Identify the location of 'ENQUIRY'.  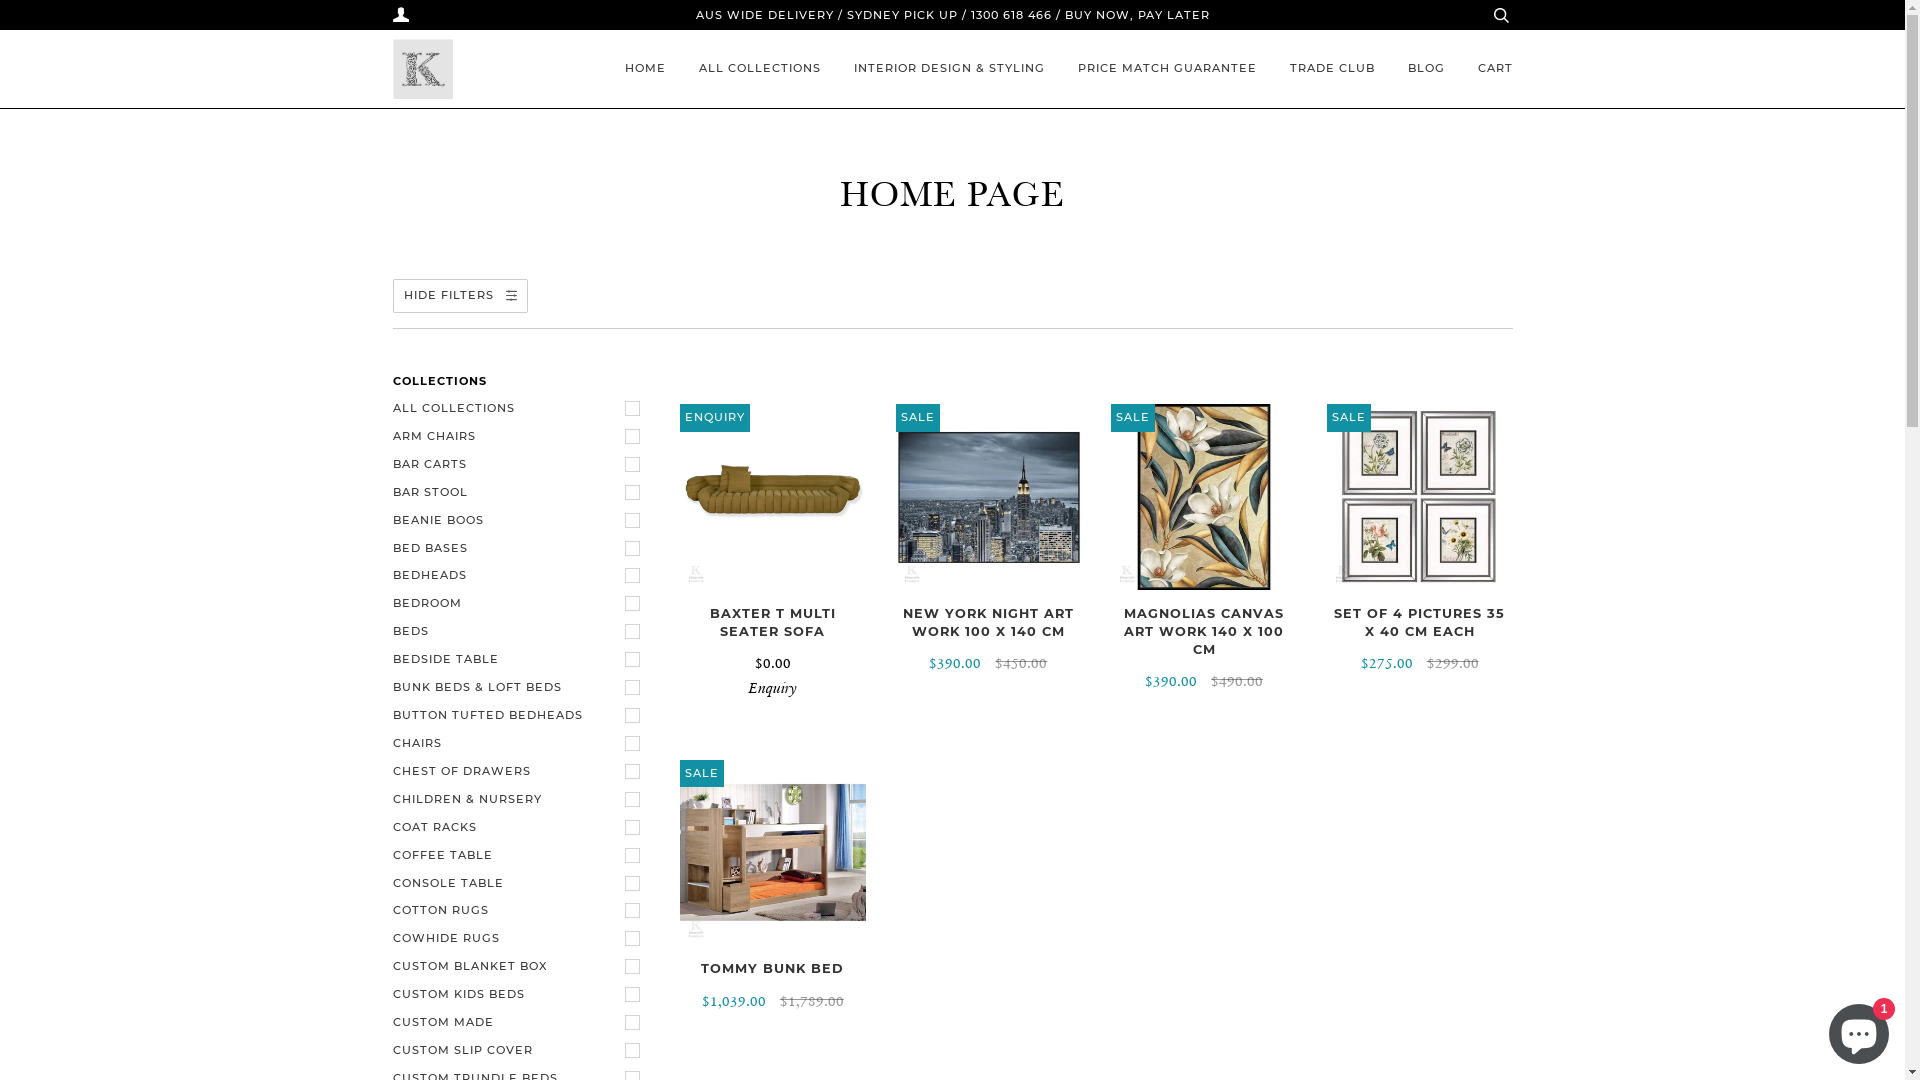
(771, 496).